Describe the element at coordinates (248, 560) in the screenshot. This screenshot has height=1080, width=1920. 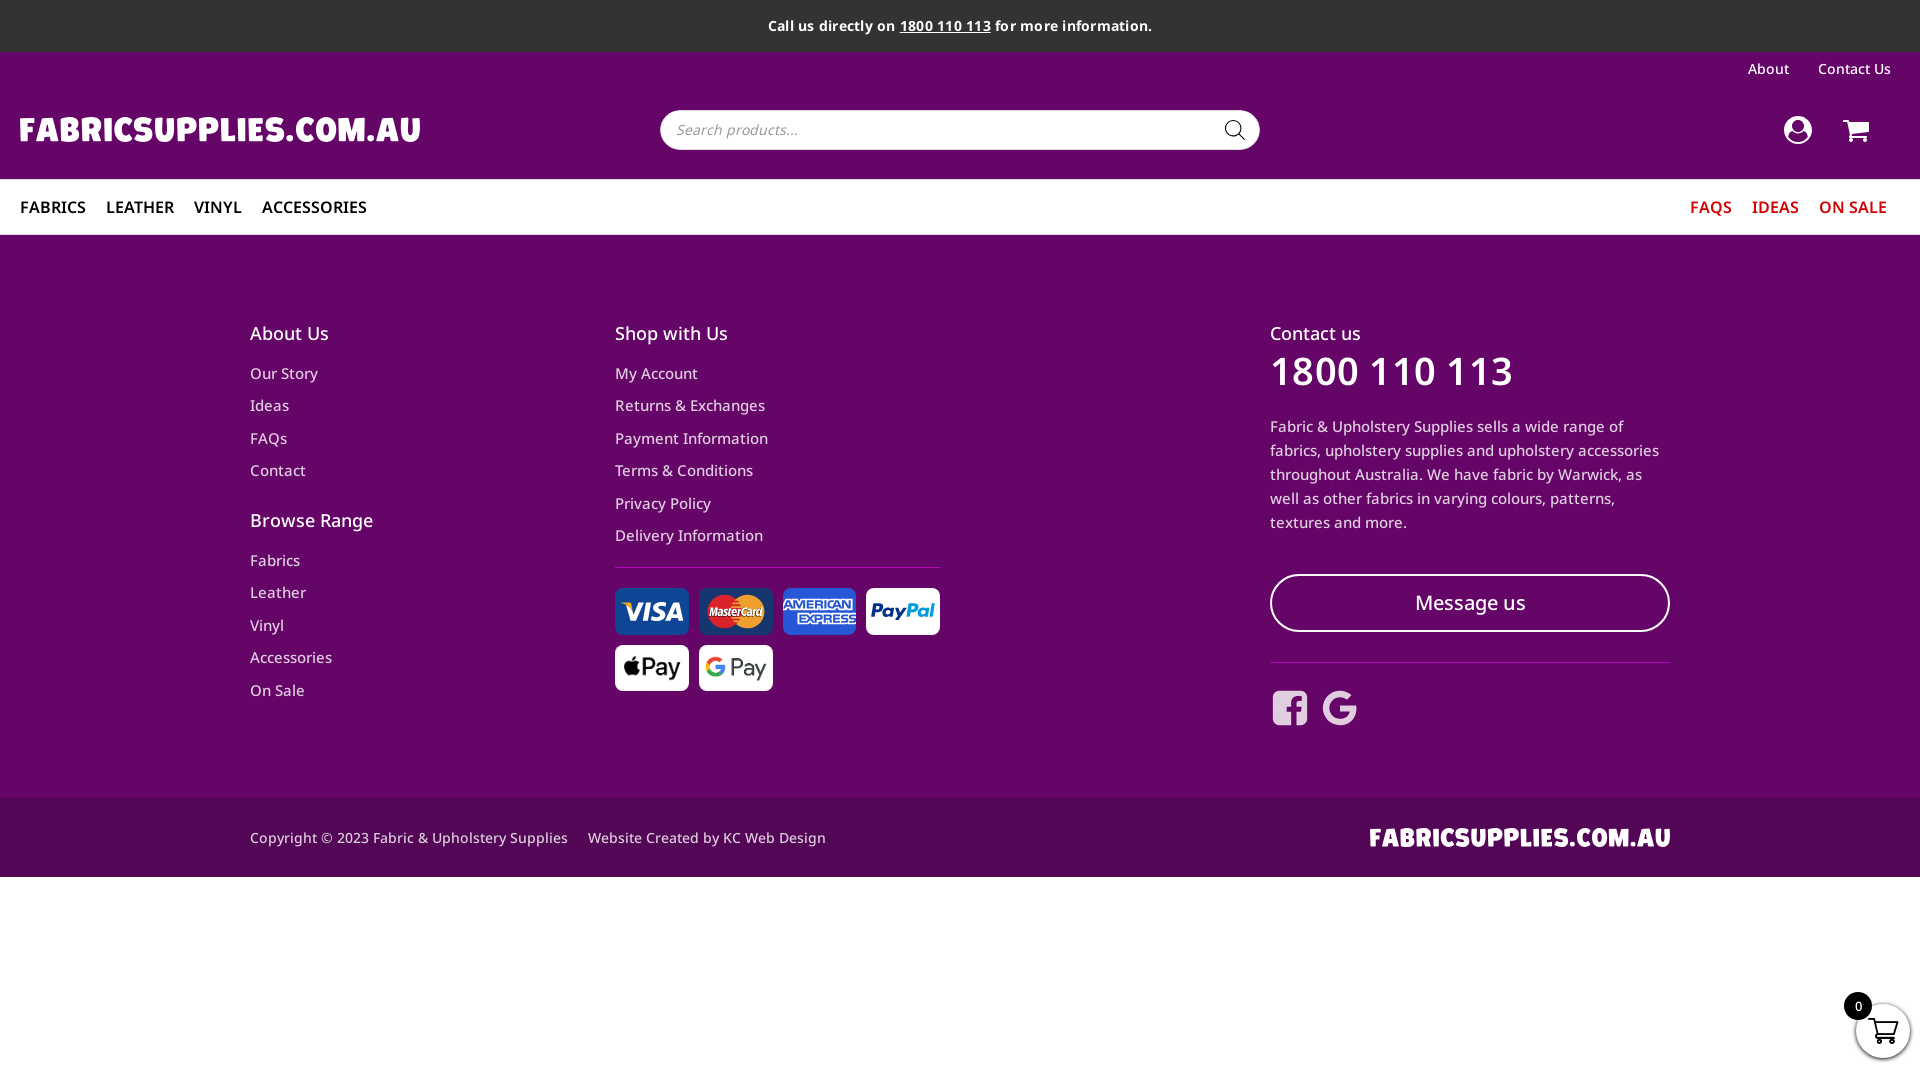
I see `'Fabrics'` at that location.